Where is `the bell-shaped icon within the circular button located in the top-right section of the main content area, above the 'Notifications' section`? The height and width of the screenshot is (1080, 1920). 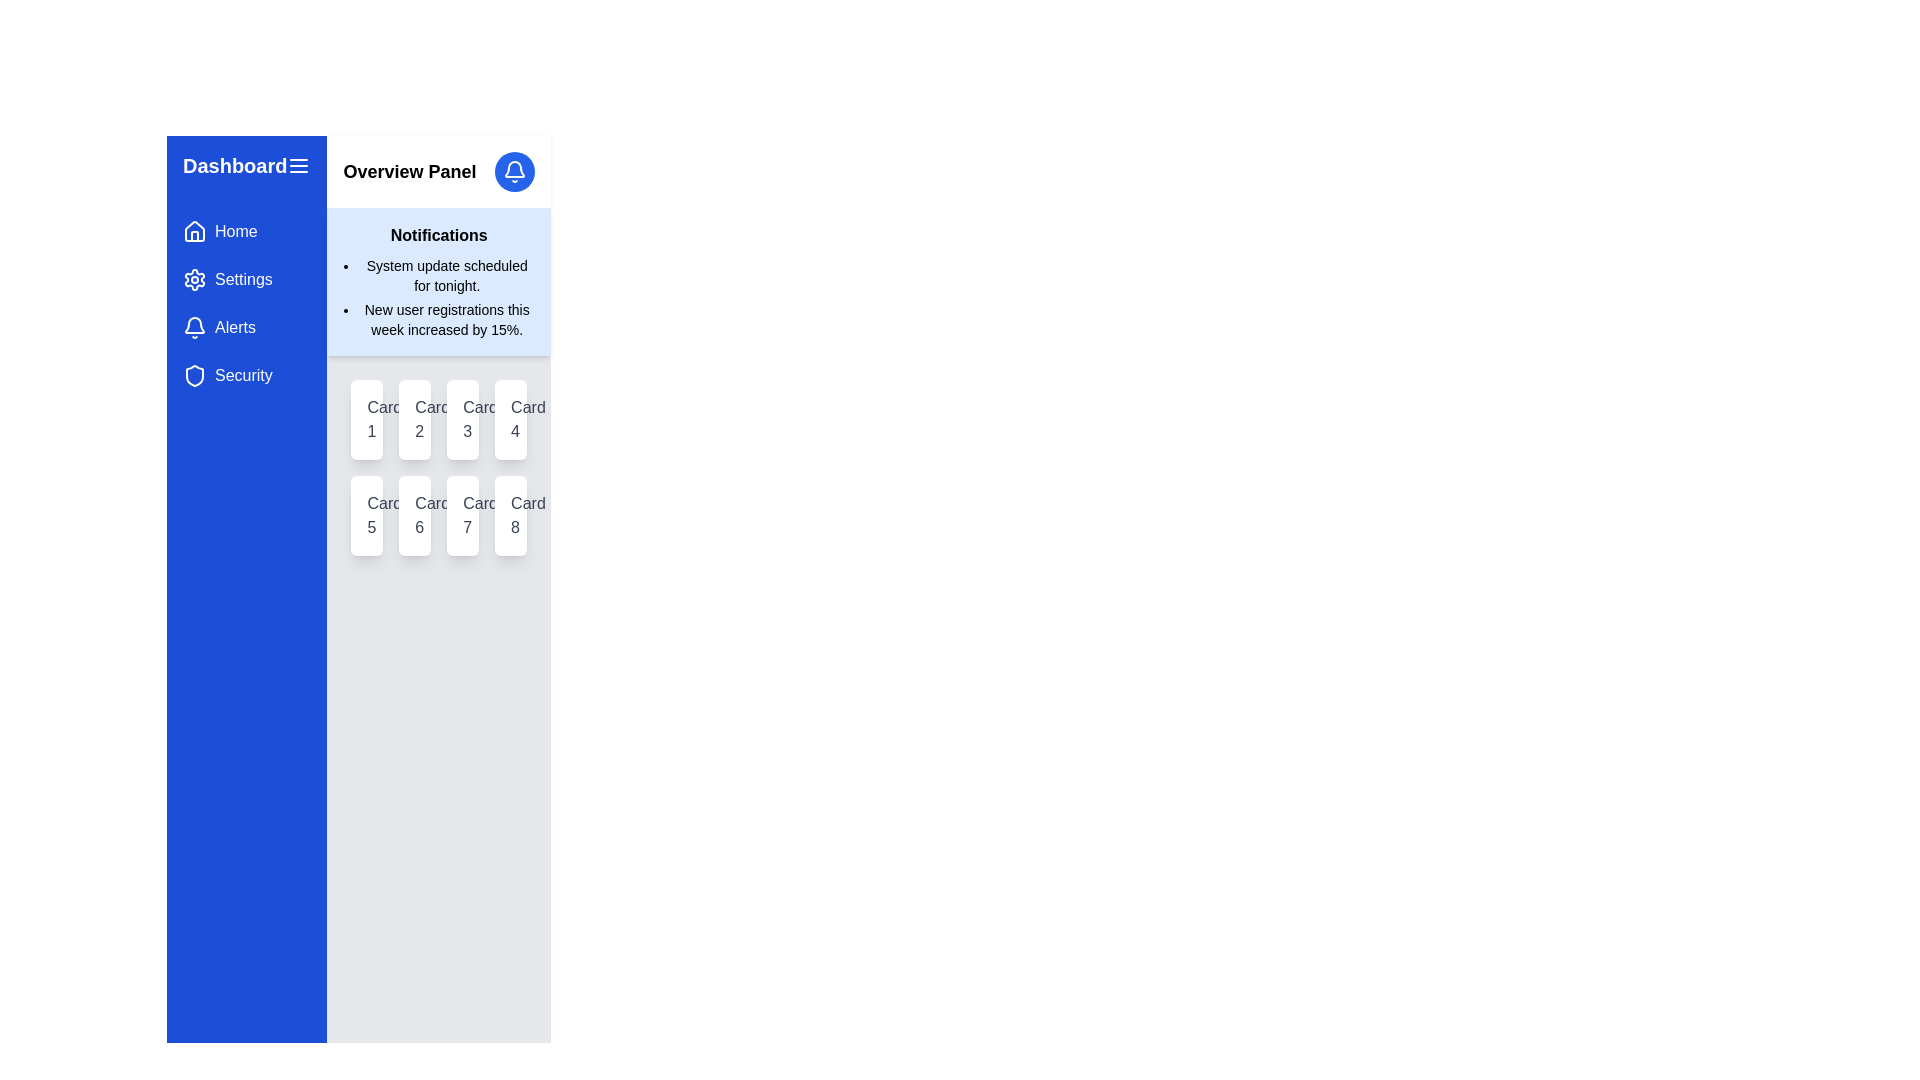
the bell-shaped icon within the circular button located in the top-right section of the main content area, above the 'Notifications' section is located at coordinates (514, 171).